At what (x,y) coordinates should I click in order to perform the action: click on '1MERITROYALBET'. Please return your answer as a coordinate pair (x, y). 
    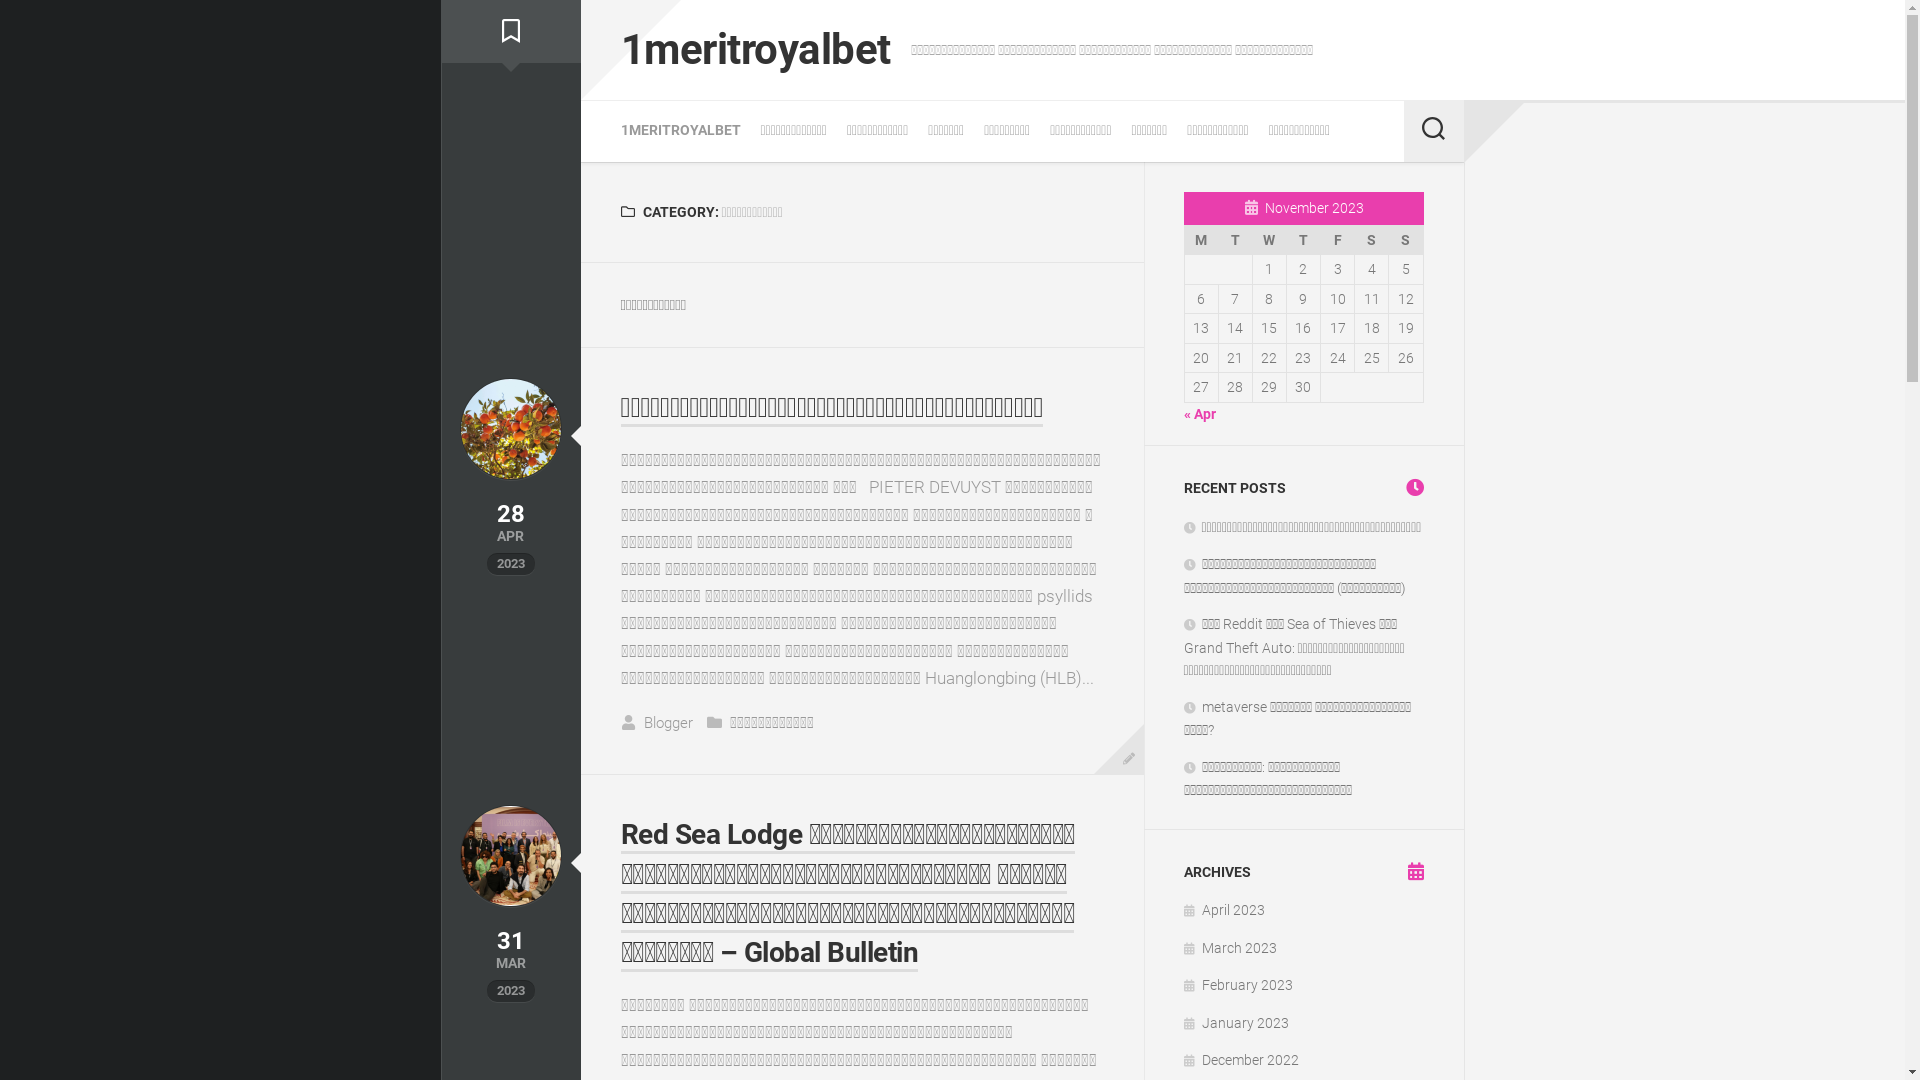
    Looking at the image, I should click on (680, 130).